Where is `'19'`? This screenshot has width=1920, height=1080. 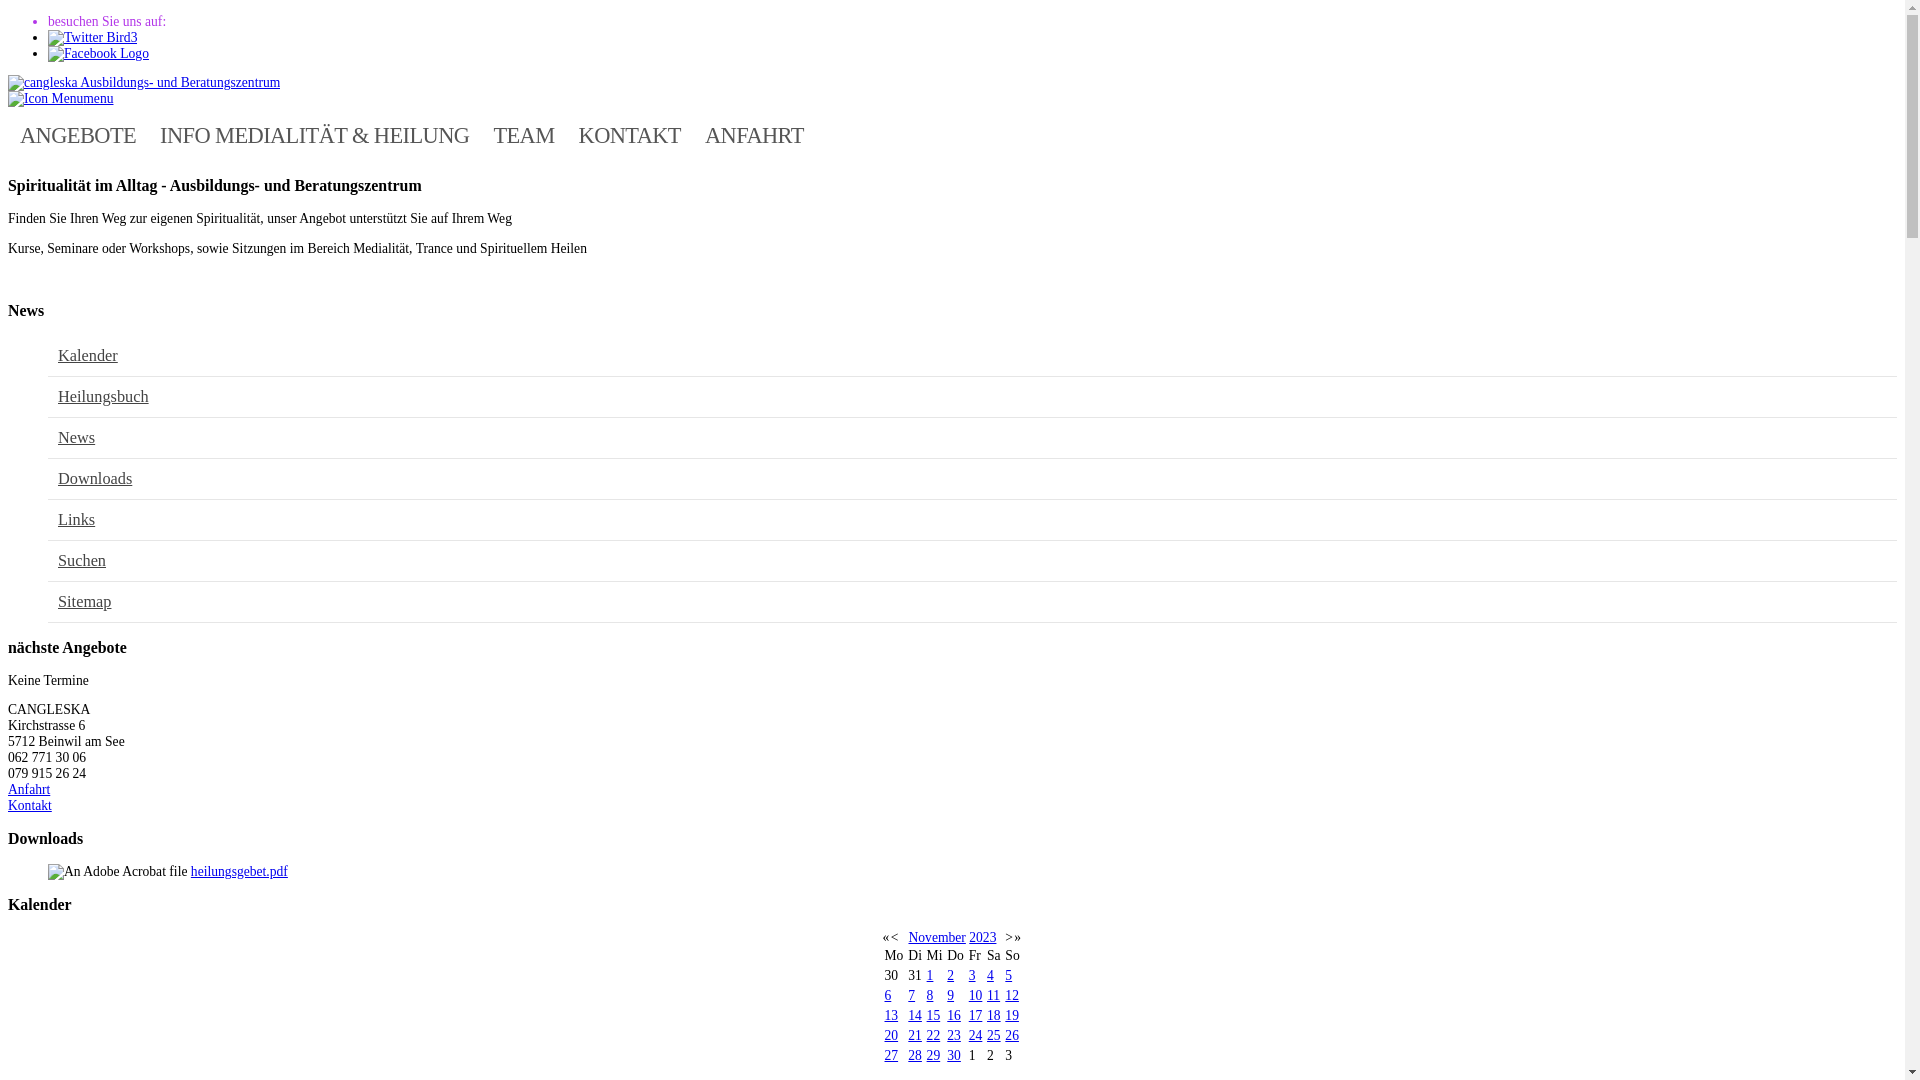 '19' is located at coordinates (1012, 1015).